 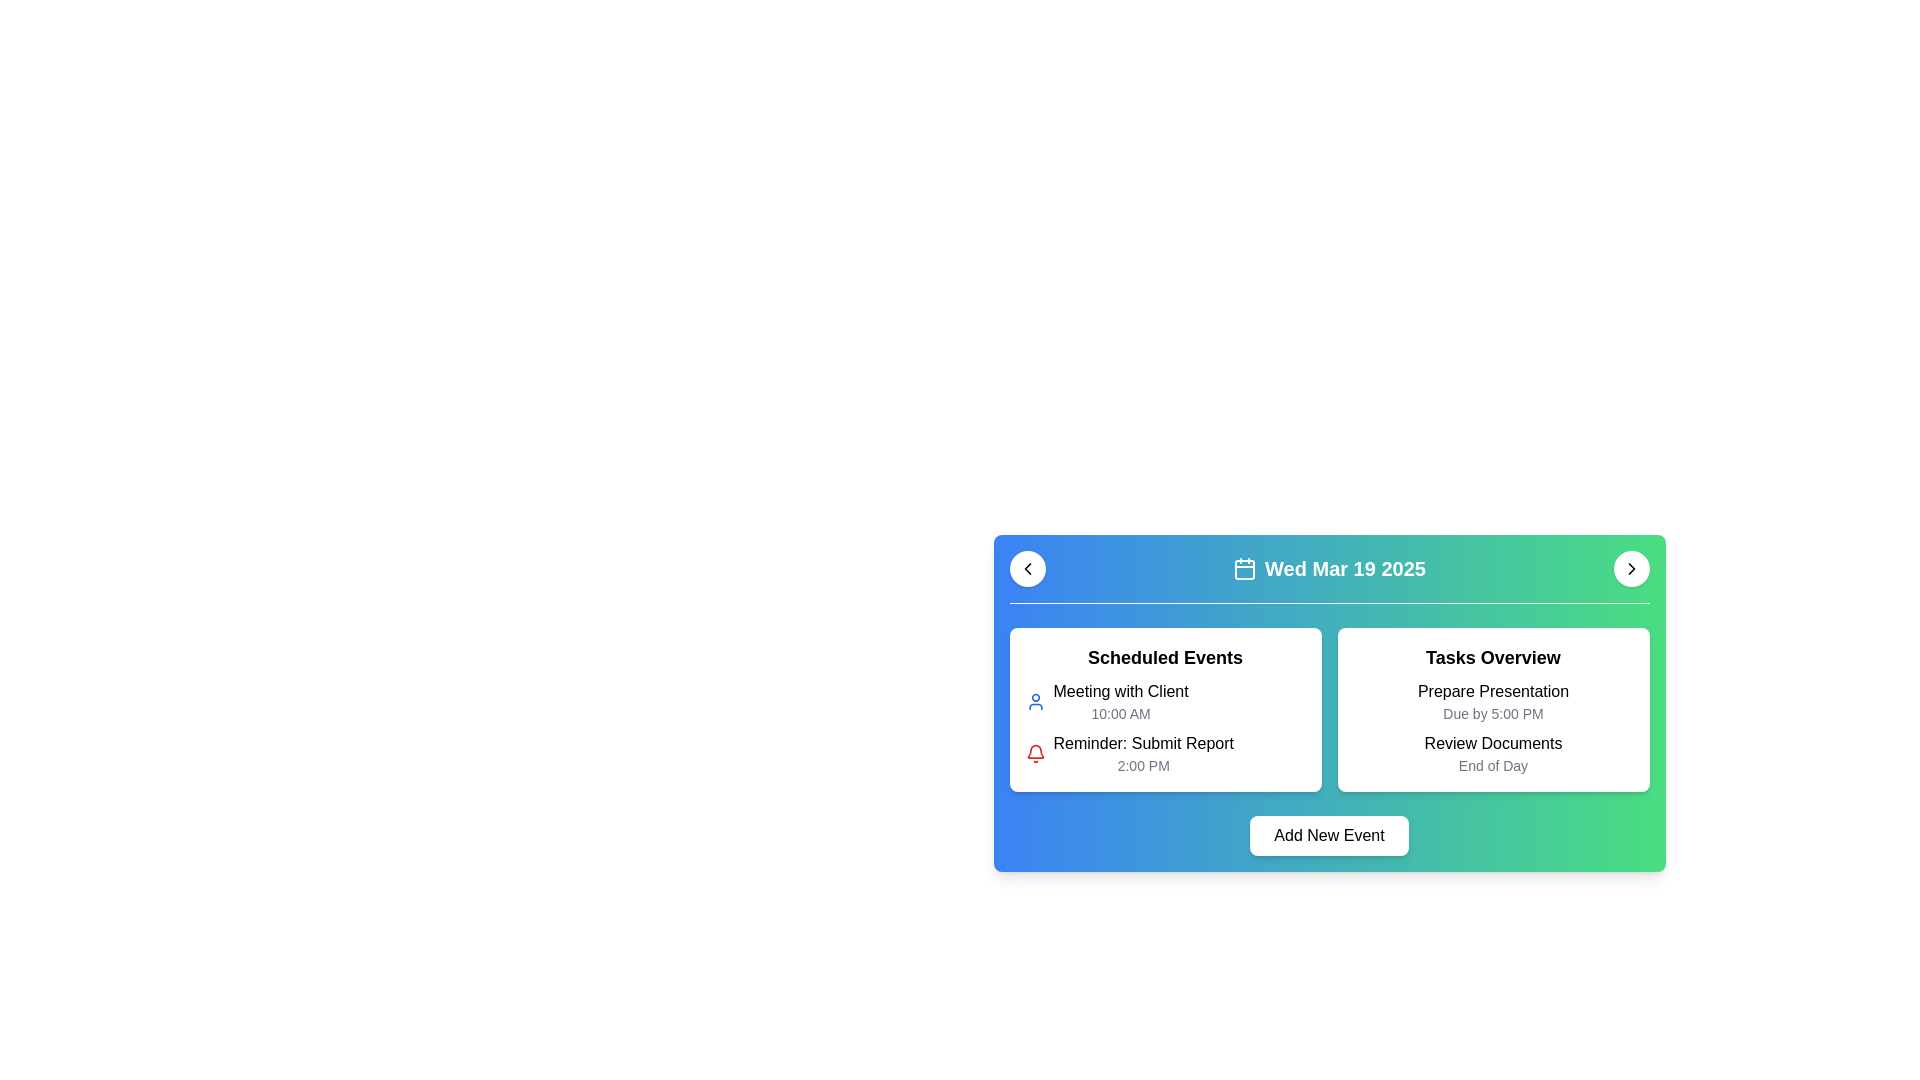 I want to click on the Event entry display that shows 'Meeting with Client' in bold with a user icon on the left, so click(x=1165, y=701).